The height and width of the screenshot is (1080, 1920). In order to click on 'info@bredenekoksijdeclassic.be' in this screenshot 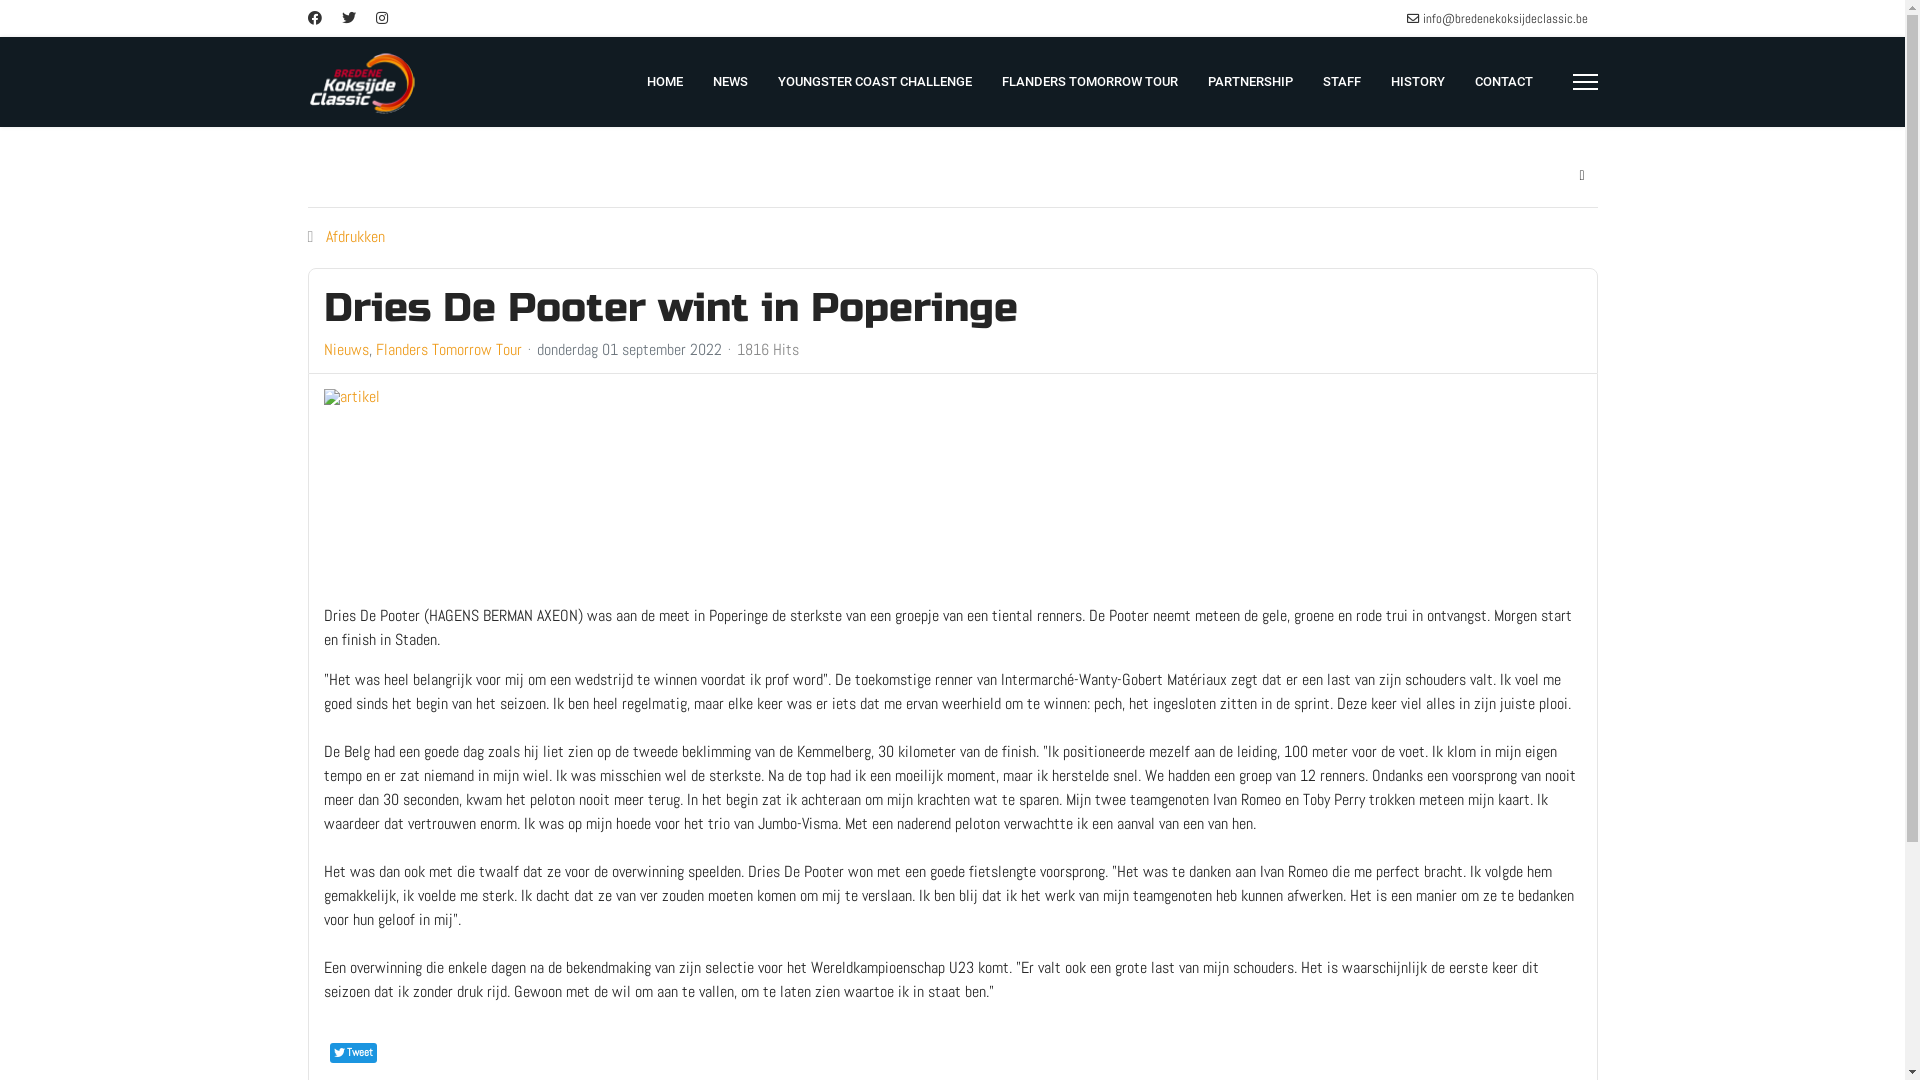, I will do `click(1504, 19)`.